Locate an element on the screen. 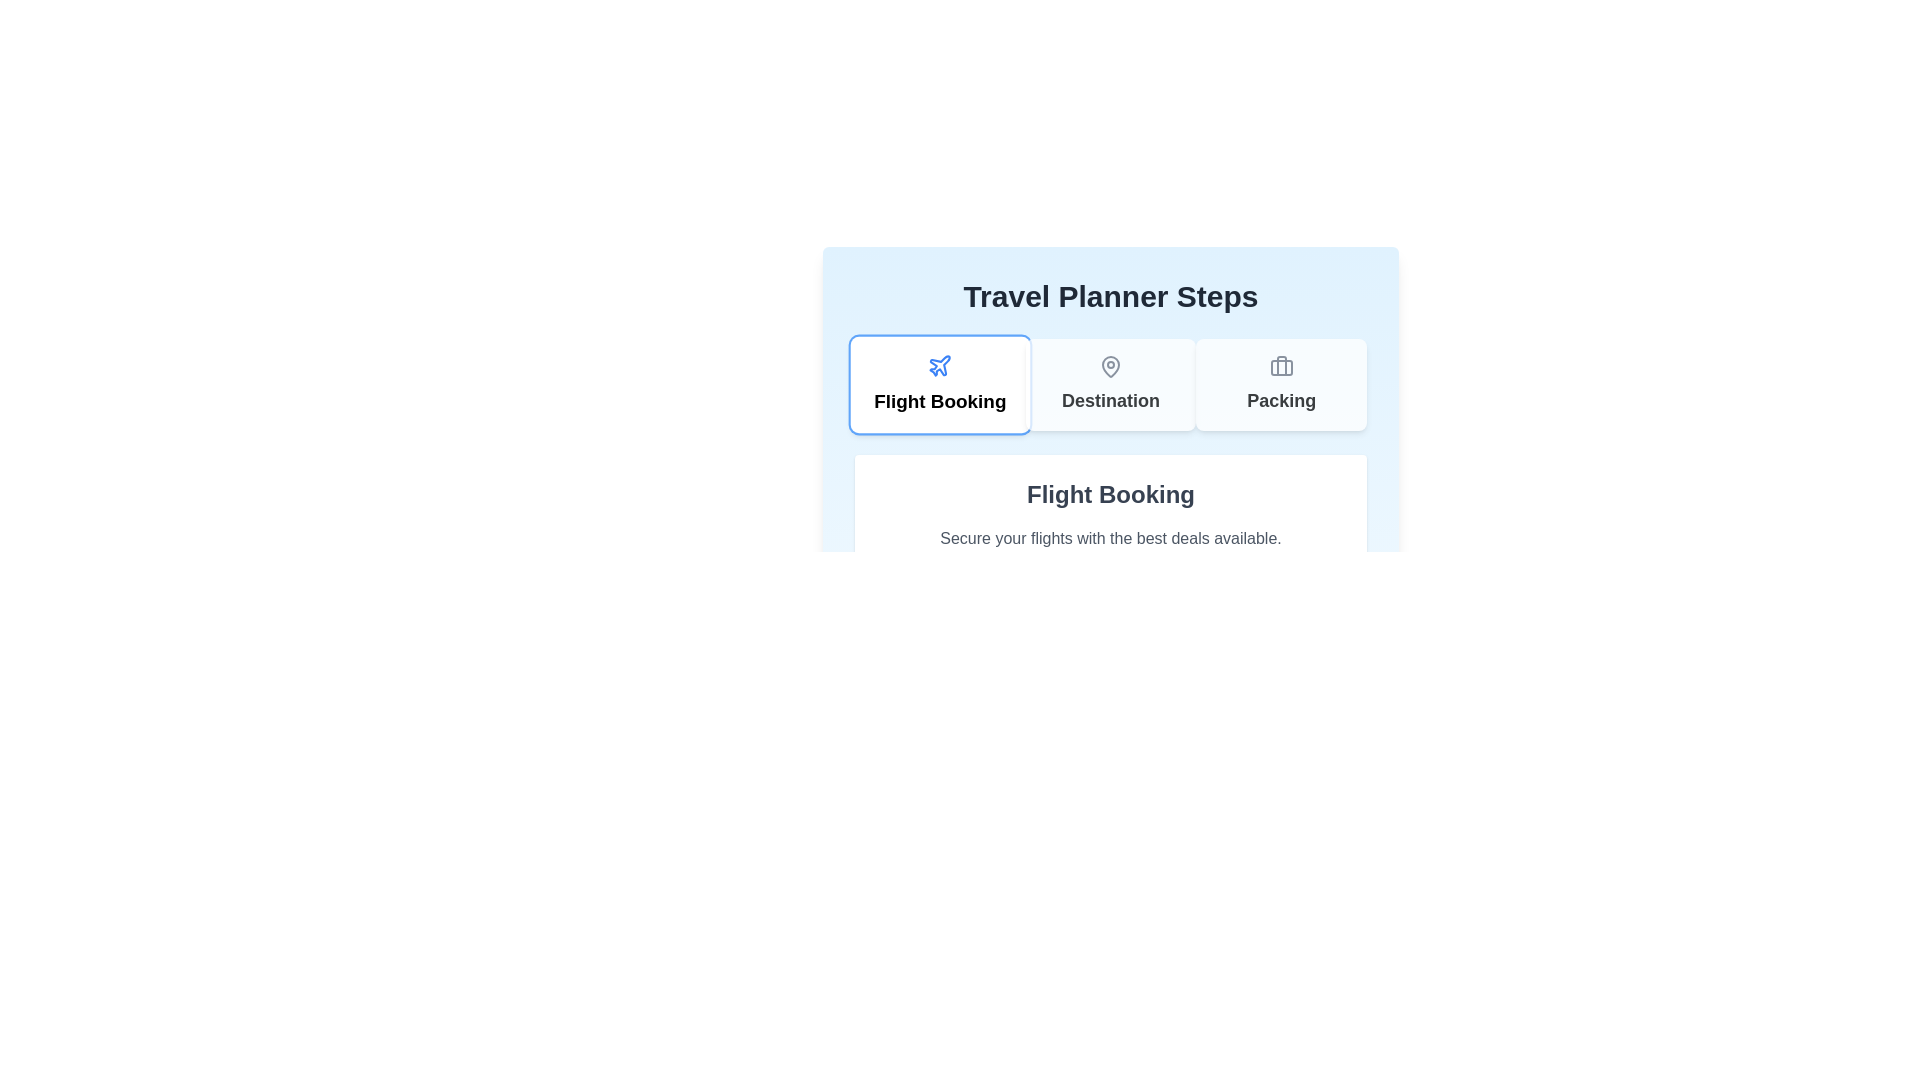  the decorative briefcase side frame icon located in the 'Packing' tab, which enhances the design theme is located at coordinates (1281, 366).